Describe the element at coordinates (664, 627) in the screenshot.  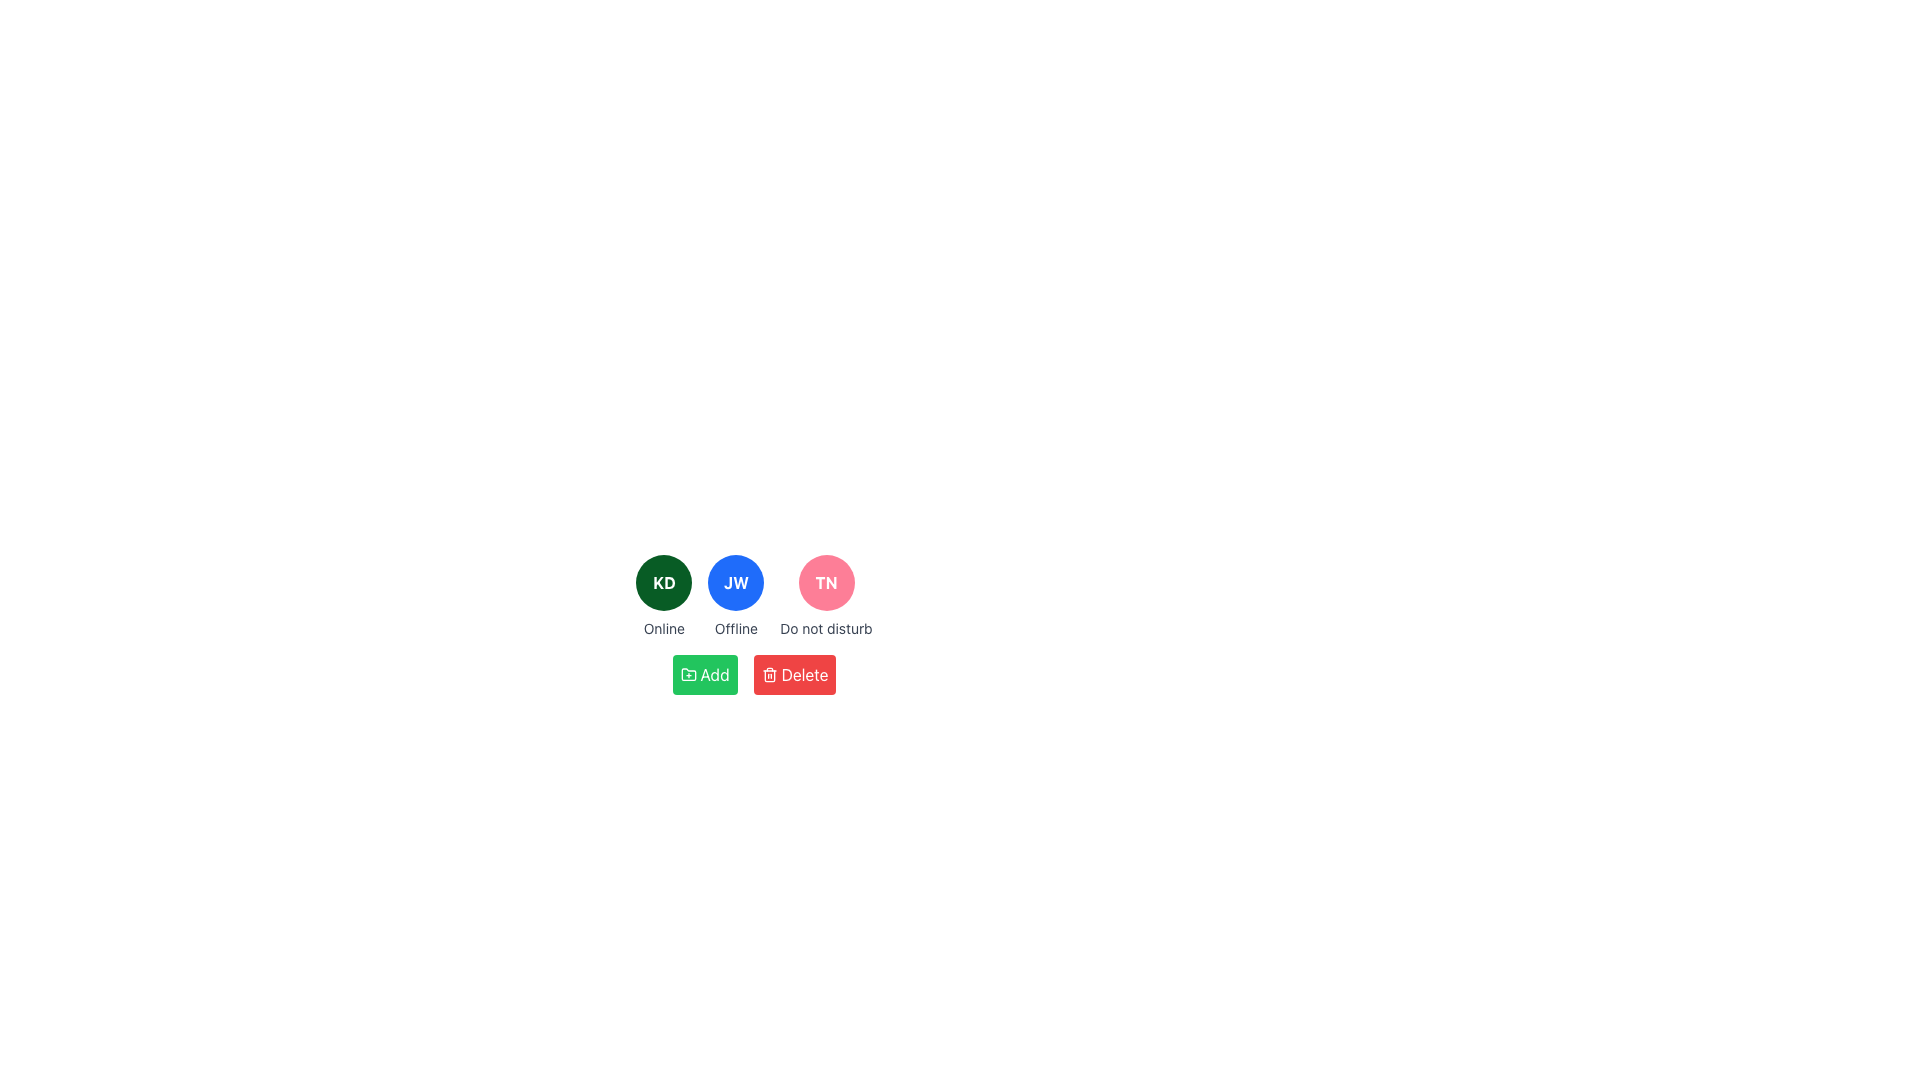
I see `the static text label displaying the connection status 'Online' for the profile represented by 'KD', which is positioned below the green circular badge` at that location.